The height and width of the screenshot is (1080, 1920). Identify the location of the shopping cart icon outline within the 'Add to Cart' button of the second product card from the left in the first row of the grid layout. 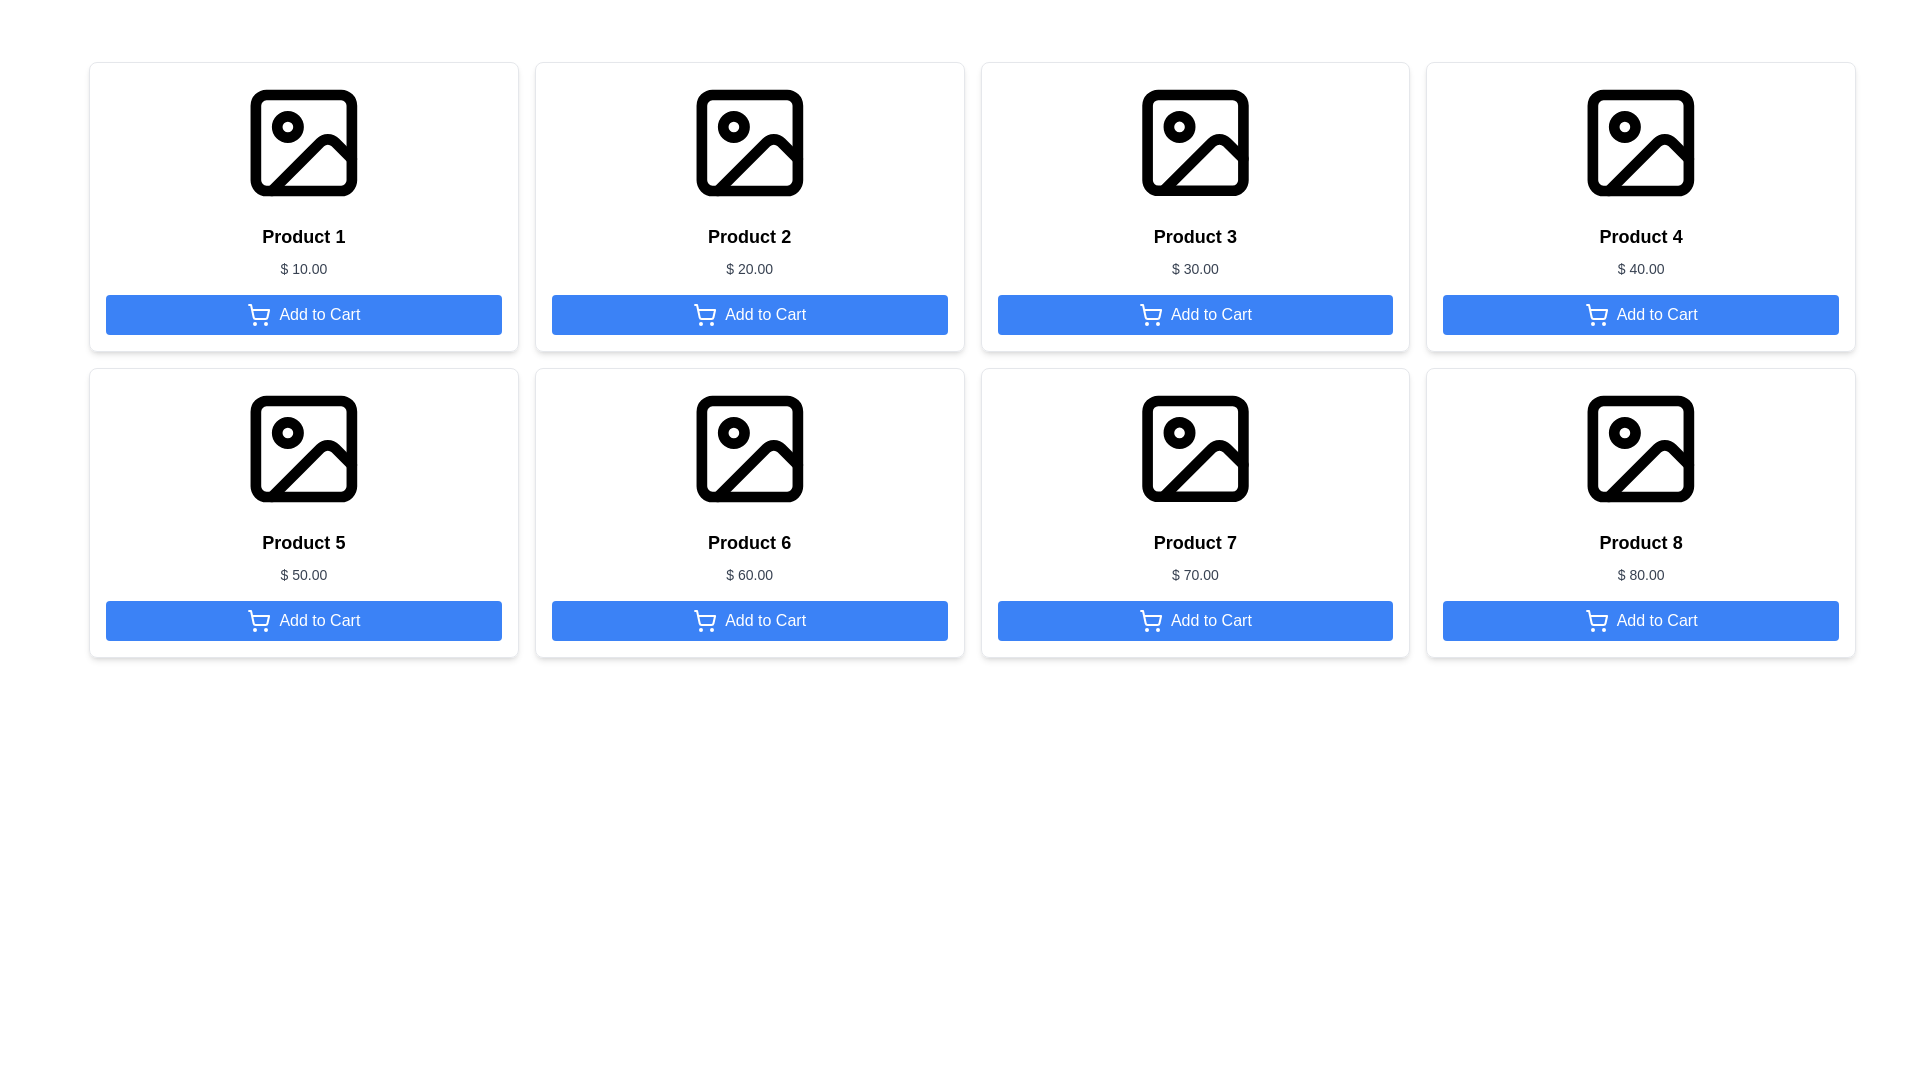
(705, 312).